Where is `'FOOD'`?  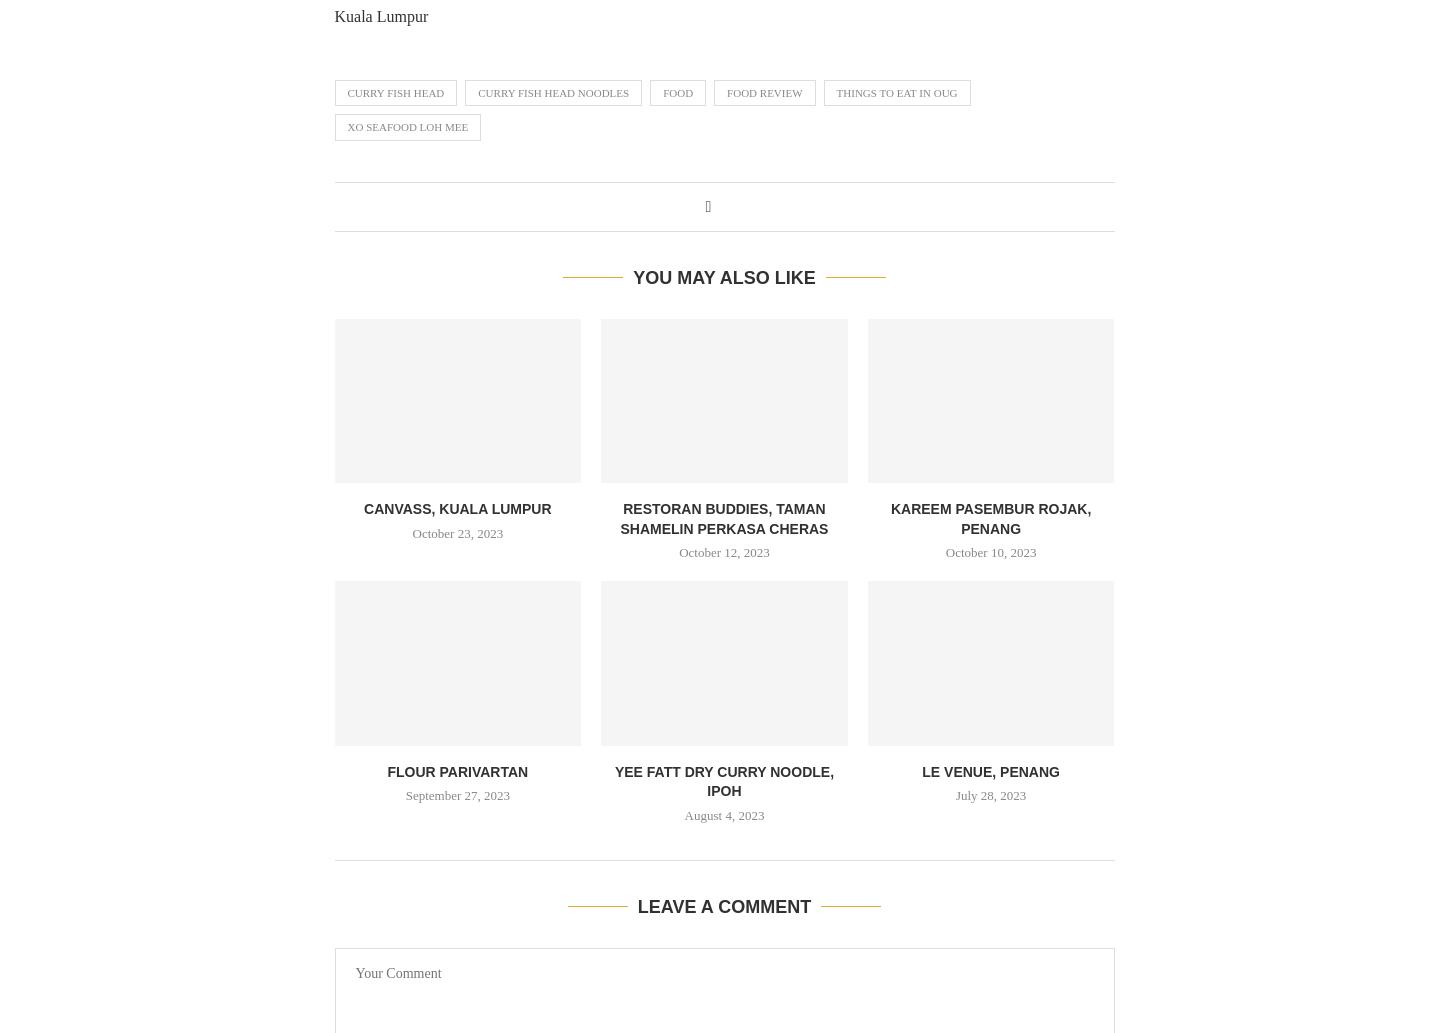
'FOOD' is located at coordinates (677, 92).